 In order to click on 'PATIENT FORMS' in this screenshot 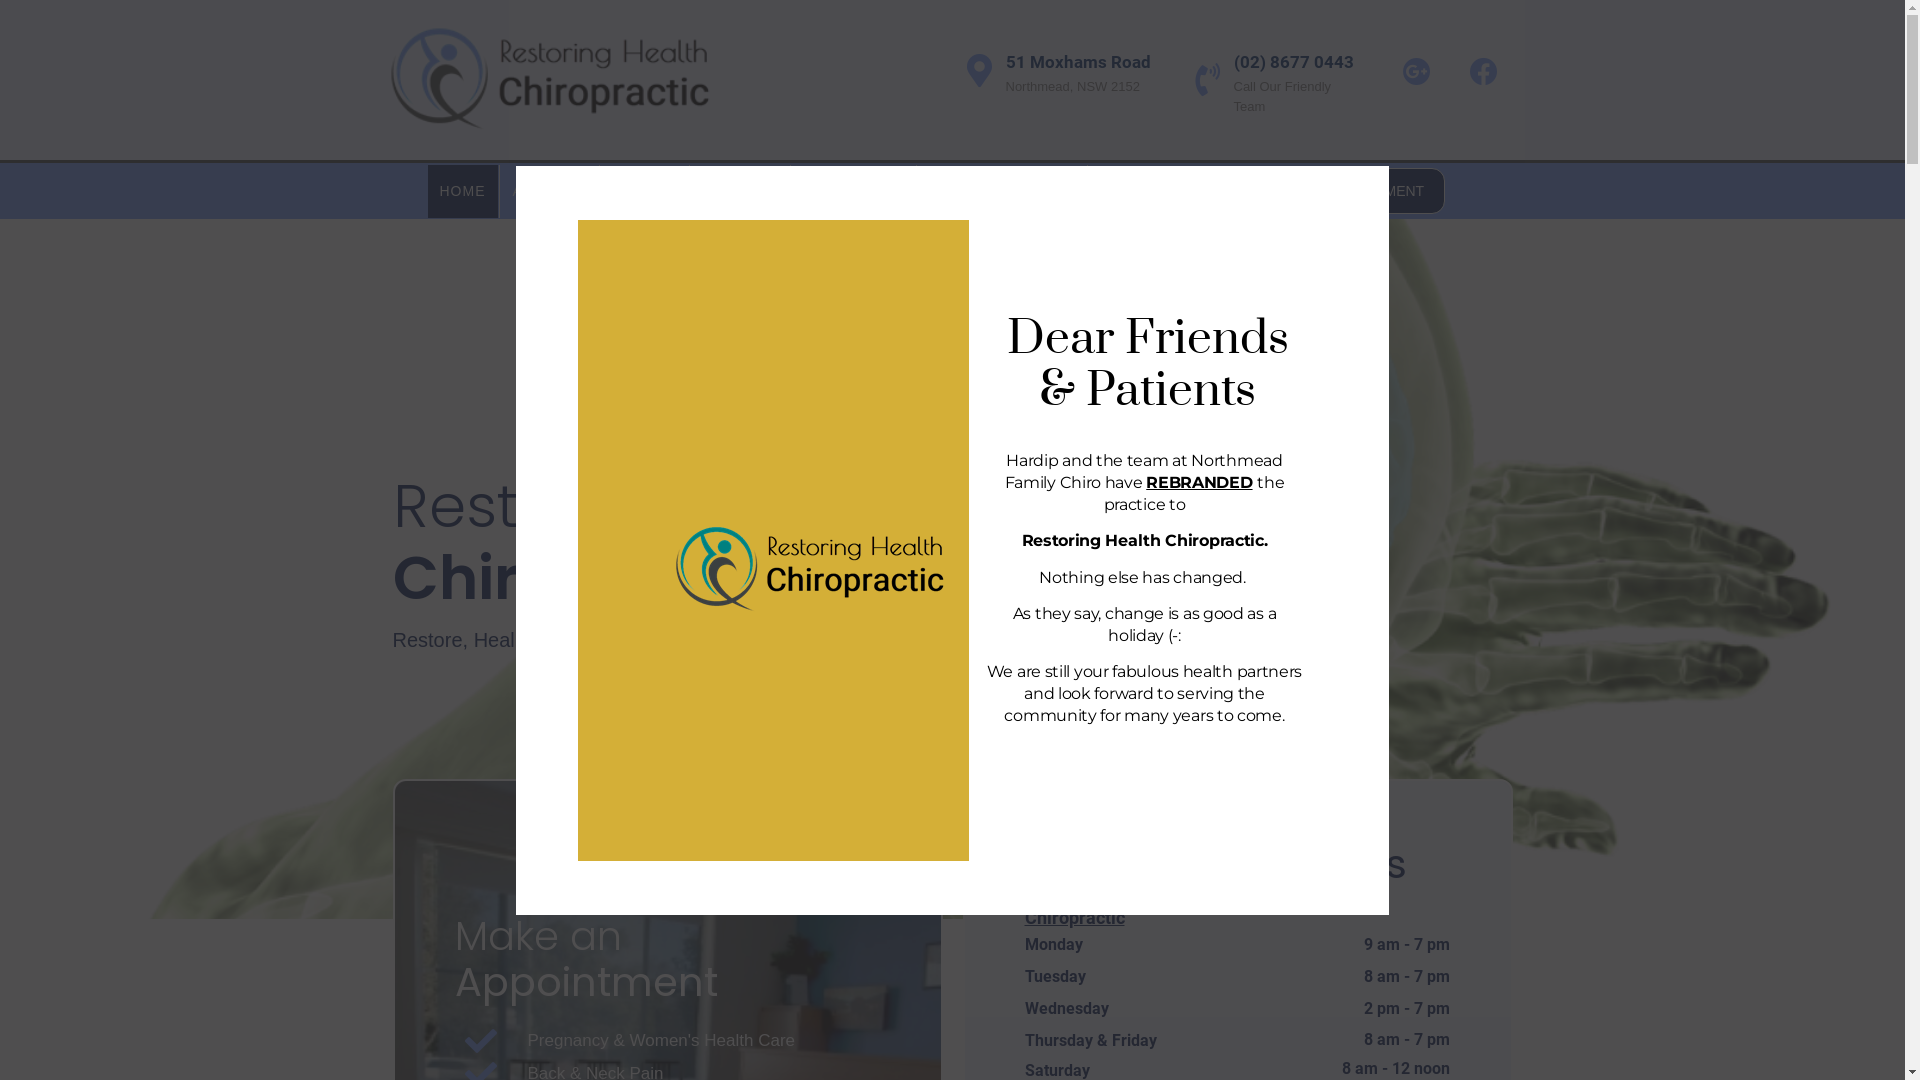, I will do `click(1002, 190)`.